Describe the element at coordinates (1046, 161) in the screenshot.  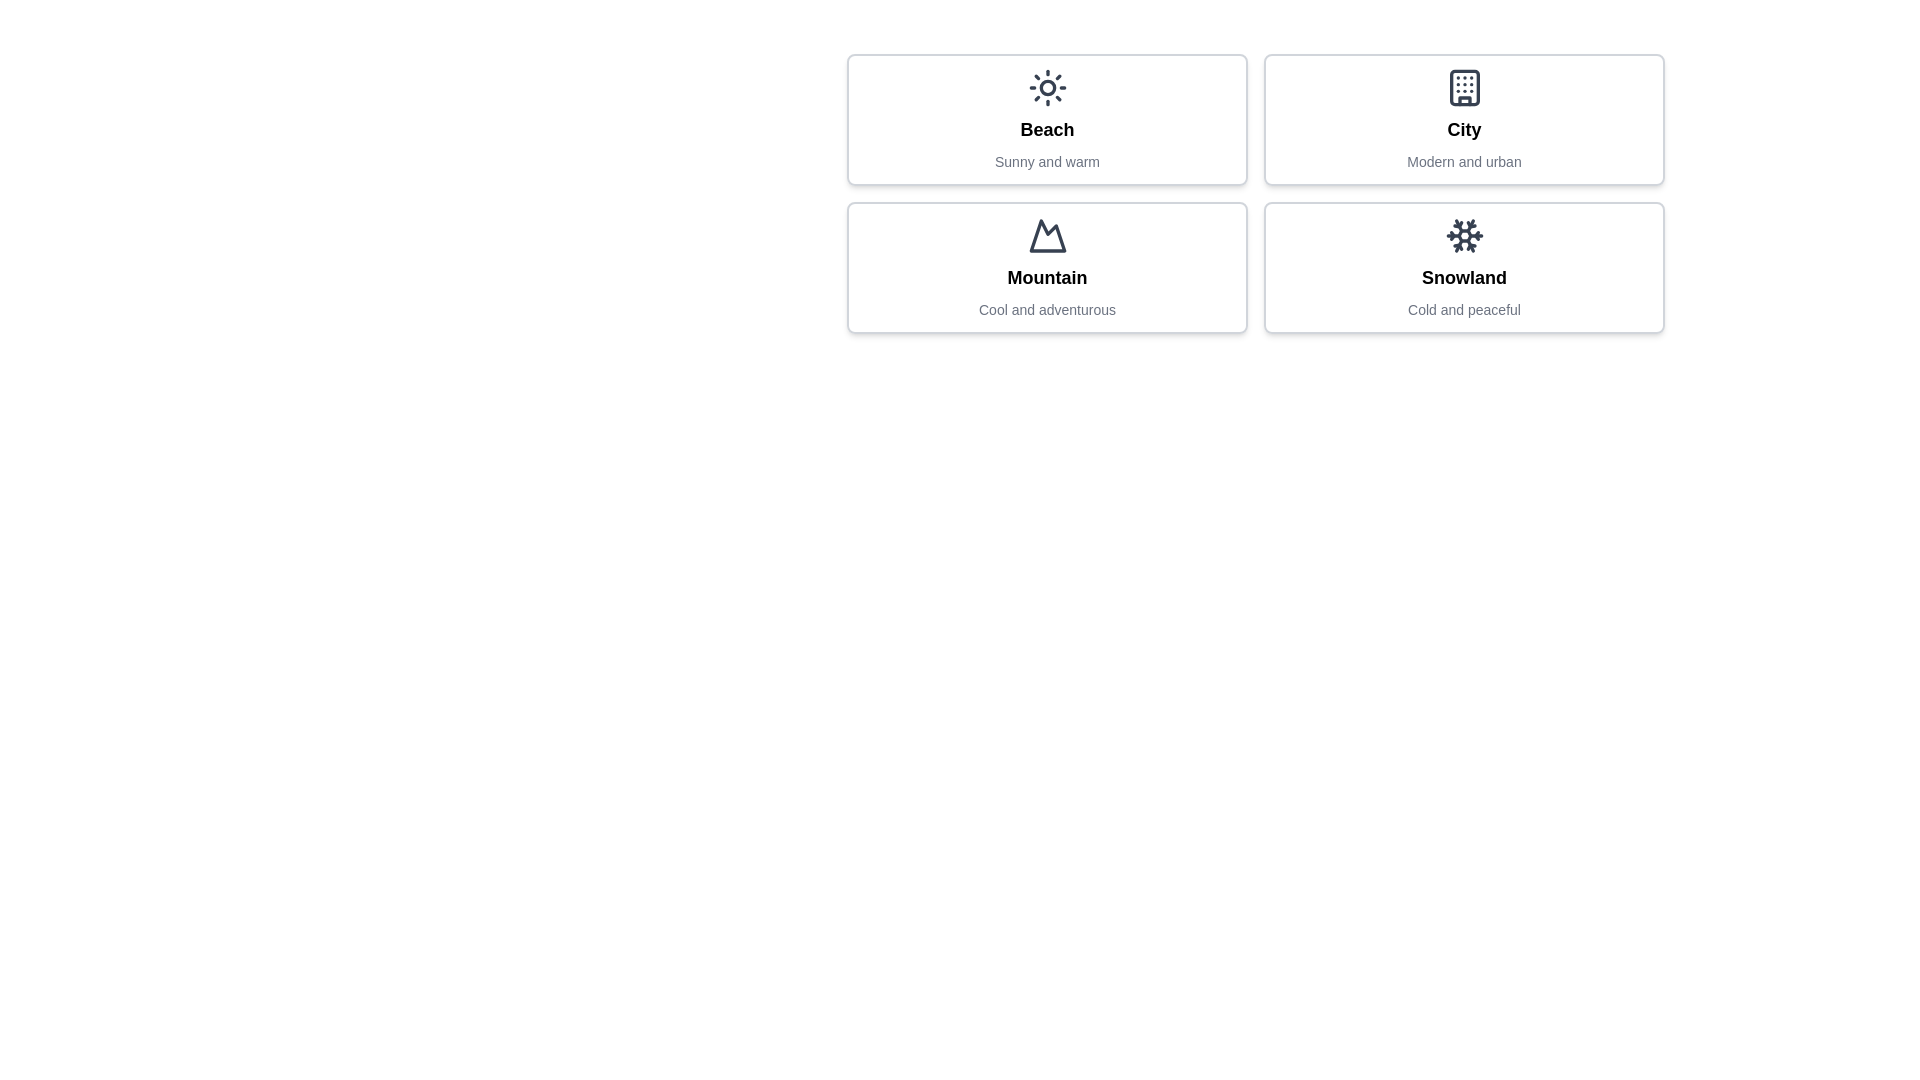
I see `the descriptive text label located beneath the 'Beach' heading in the top-left corner of the grid layout` at that location.